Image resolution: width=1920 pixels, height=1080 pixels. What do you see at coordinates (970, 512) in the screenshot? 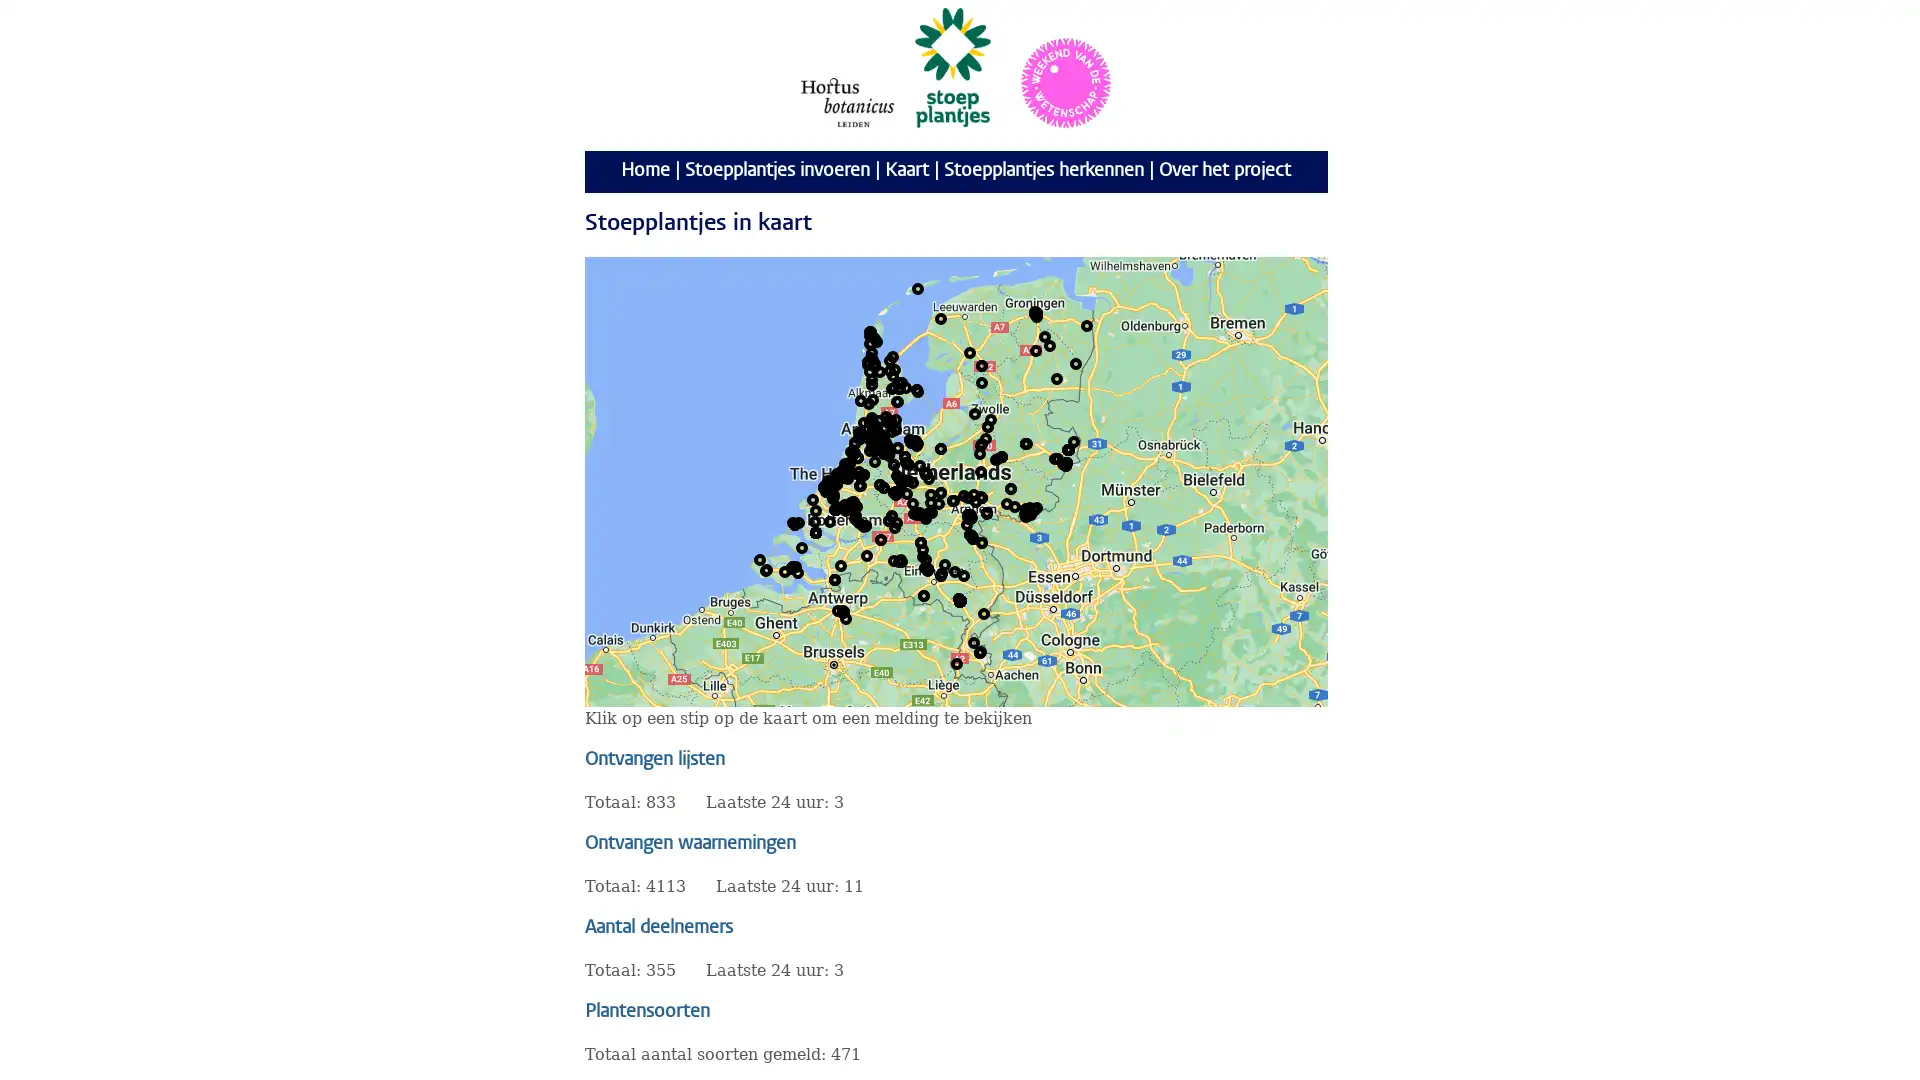
I see `Telling van op 23 mei 2022` at bounding box center [970, 512].